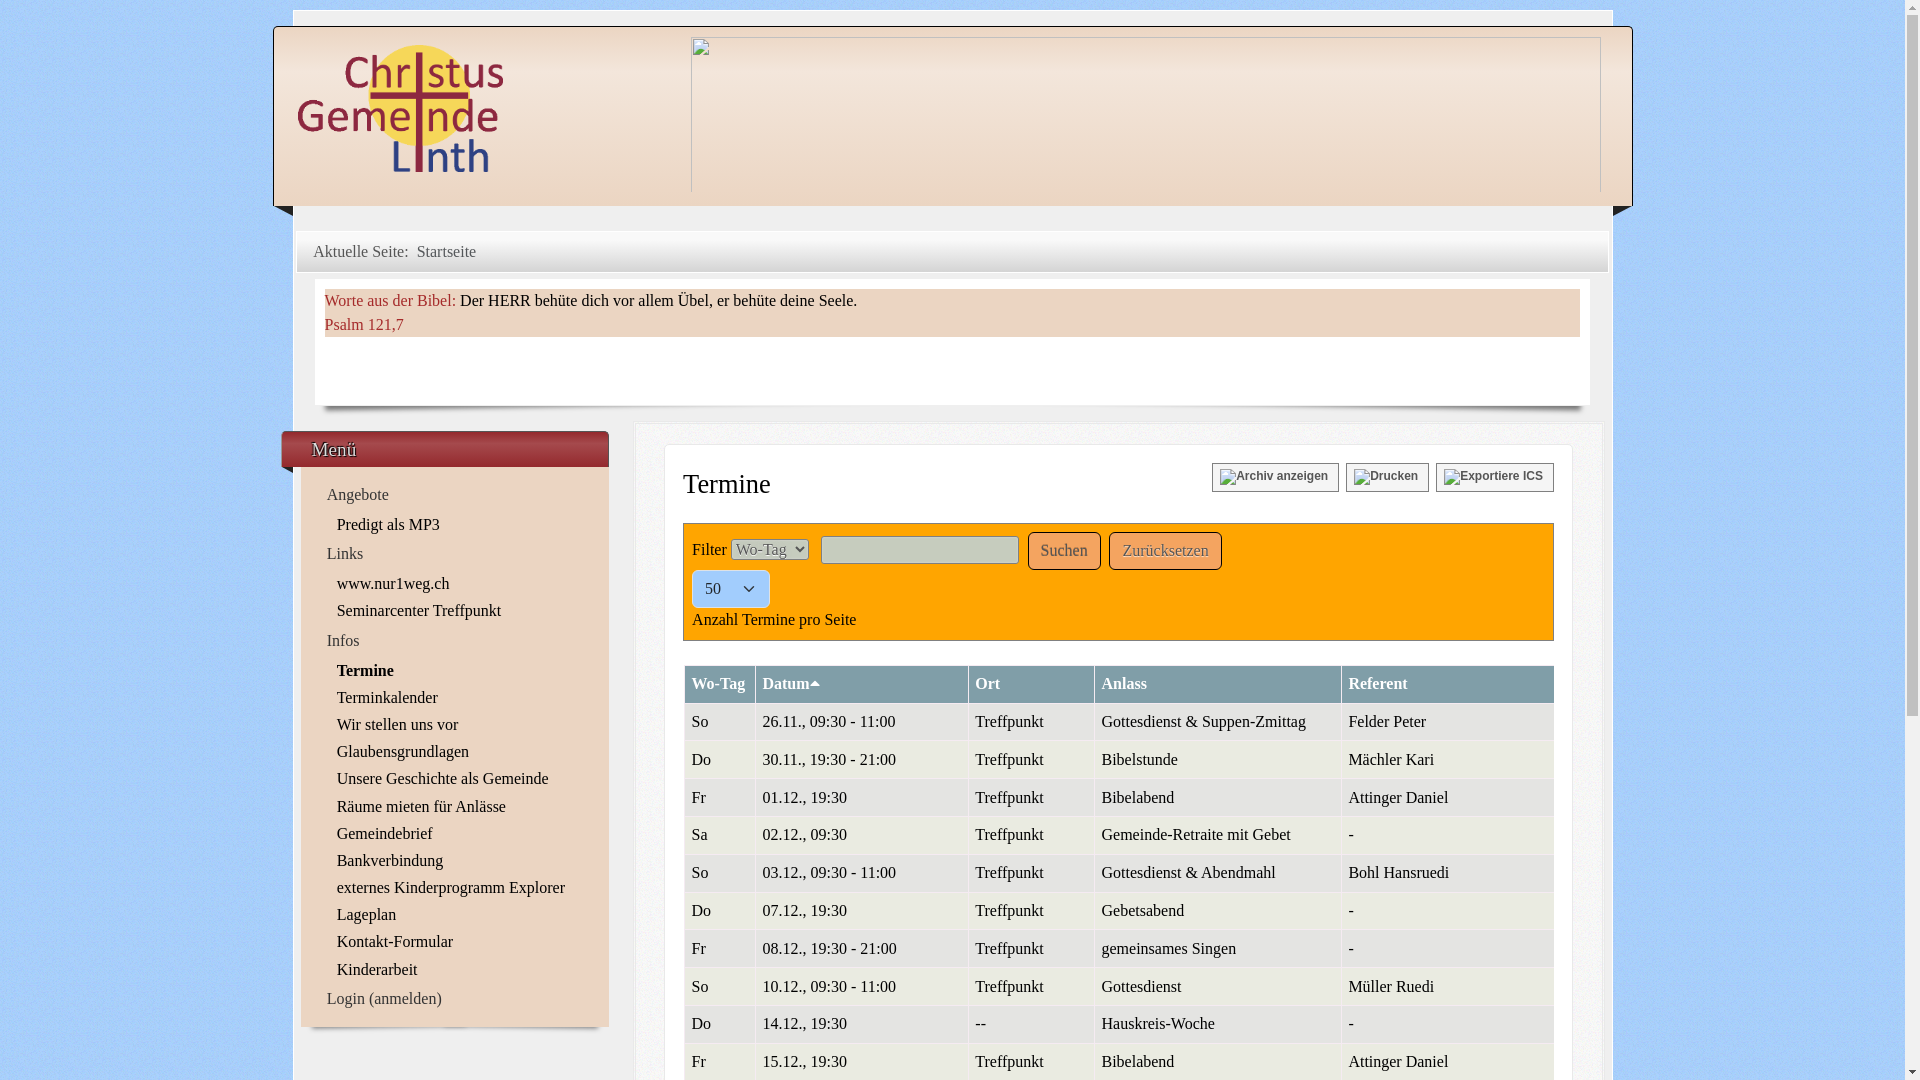 This screenshot has width=1920, height=1080. Describe the element at coordinates (691, 682) in the screenshot. I see `'Wo-Tag'` at that location.